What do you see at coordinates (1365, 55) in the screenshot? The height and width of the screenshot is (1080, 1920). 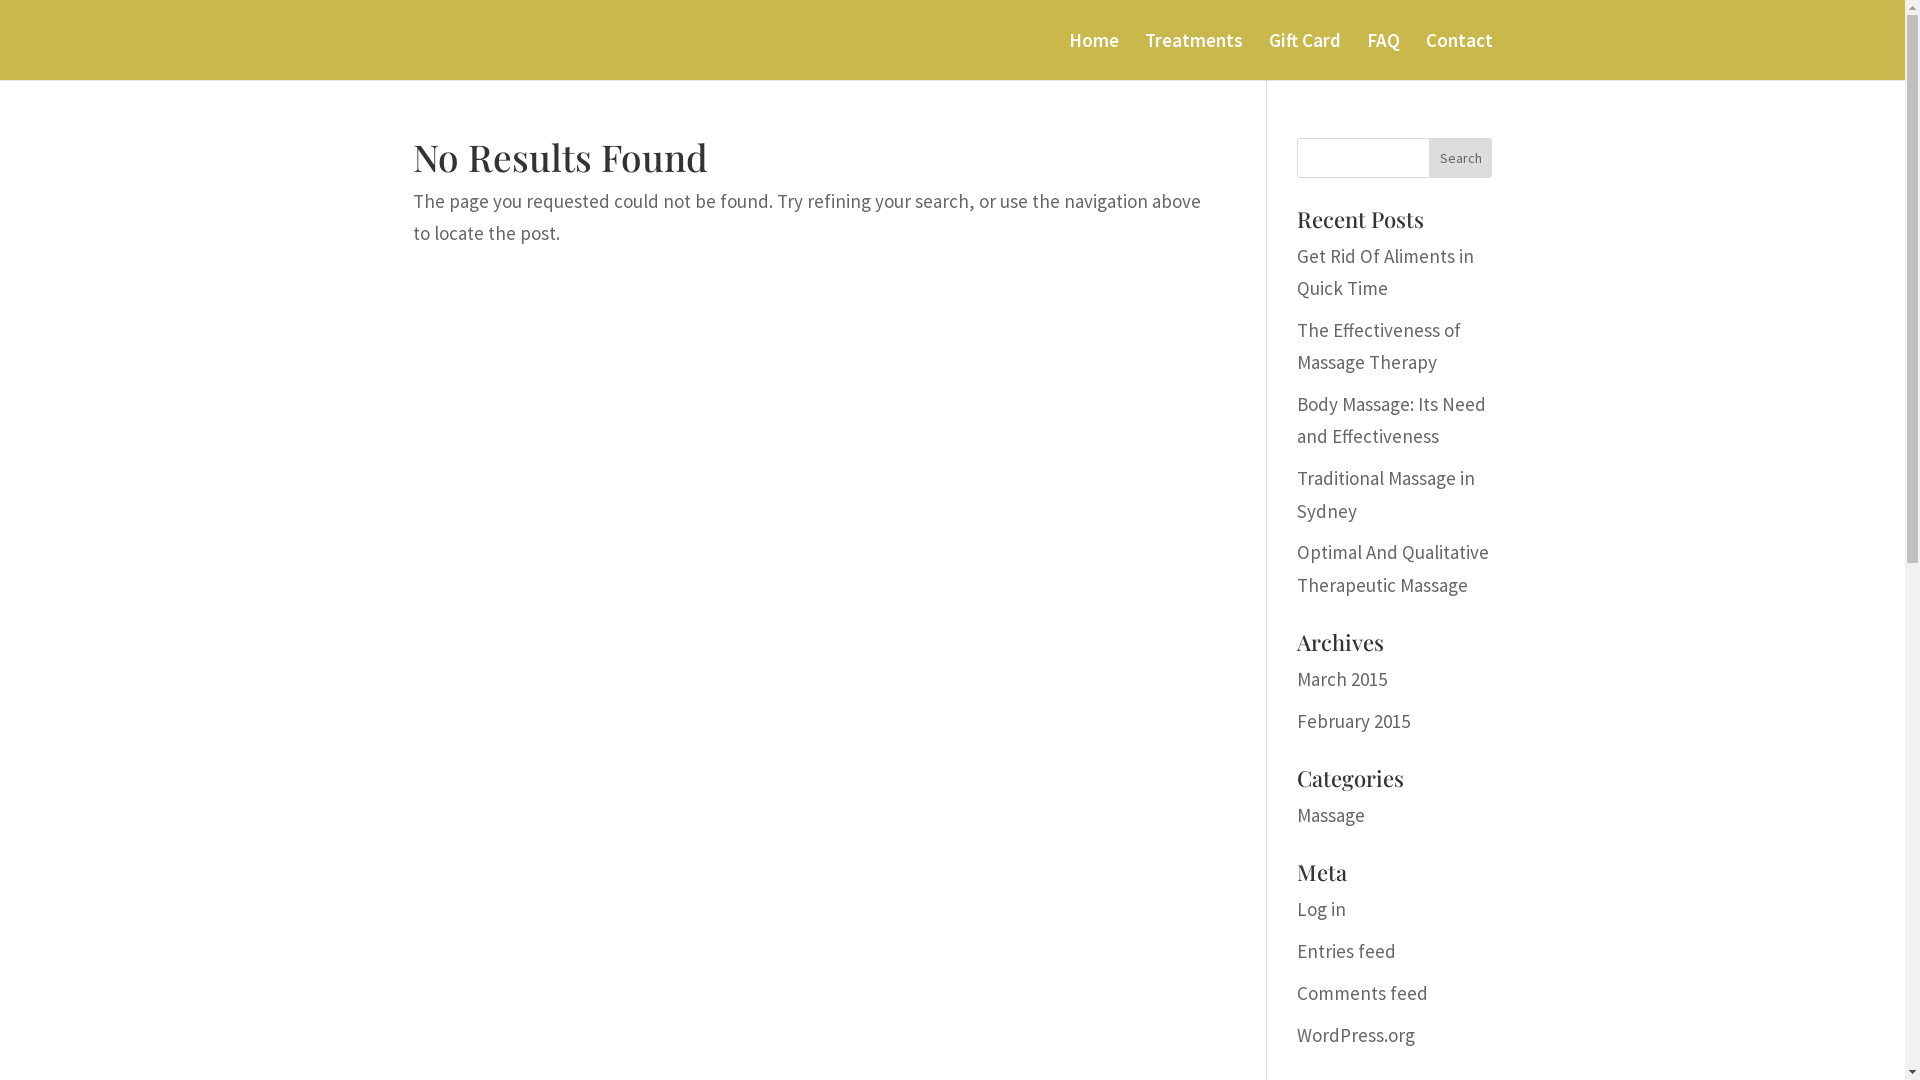 I see `'FAQ'` at bounding box center [1365, 55].